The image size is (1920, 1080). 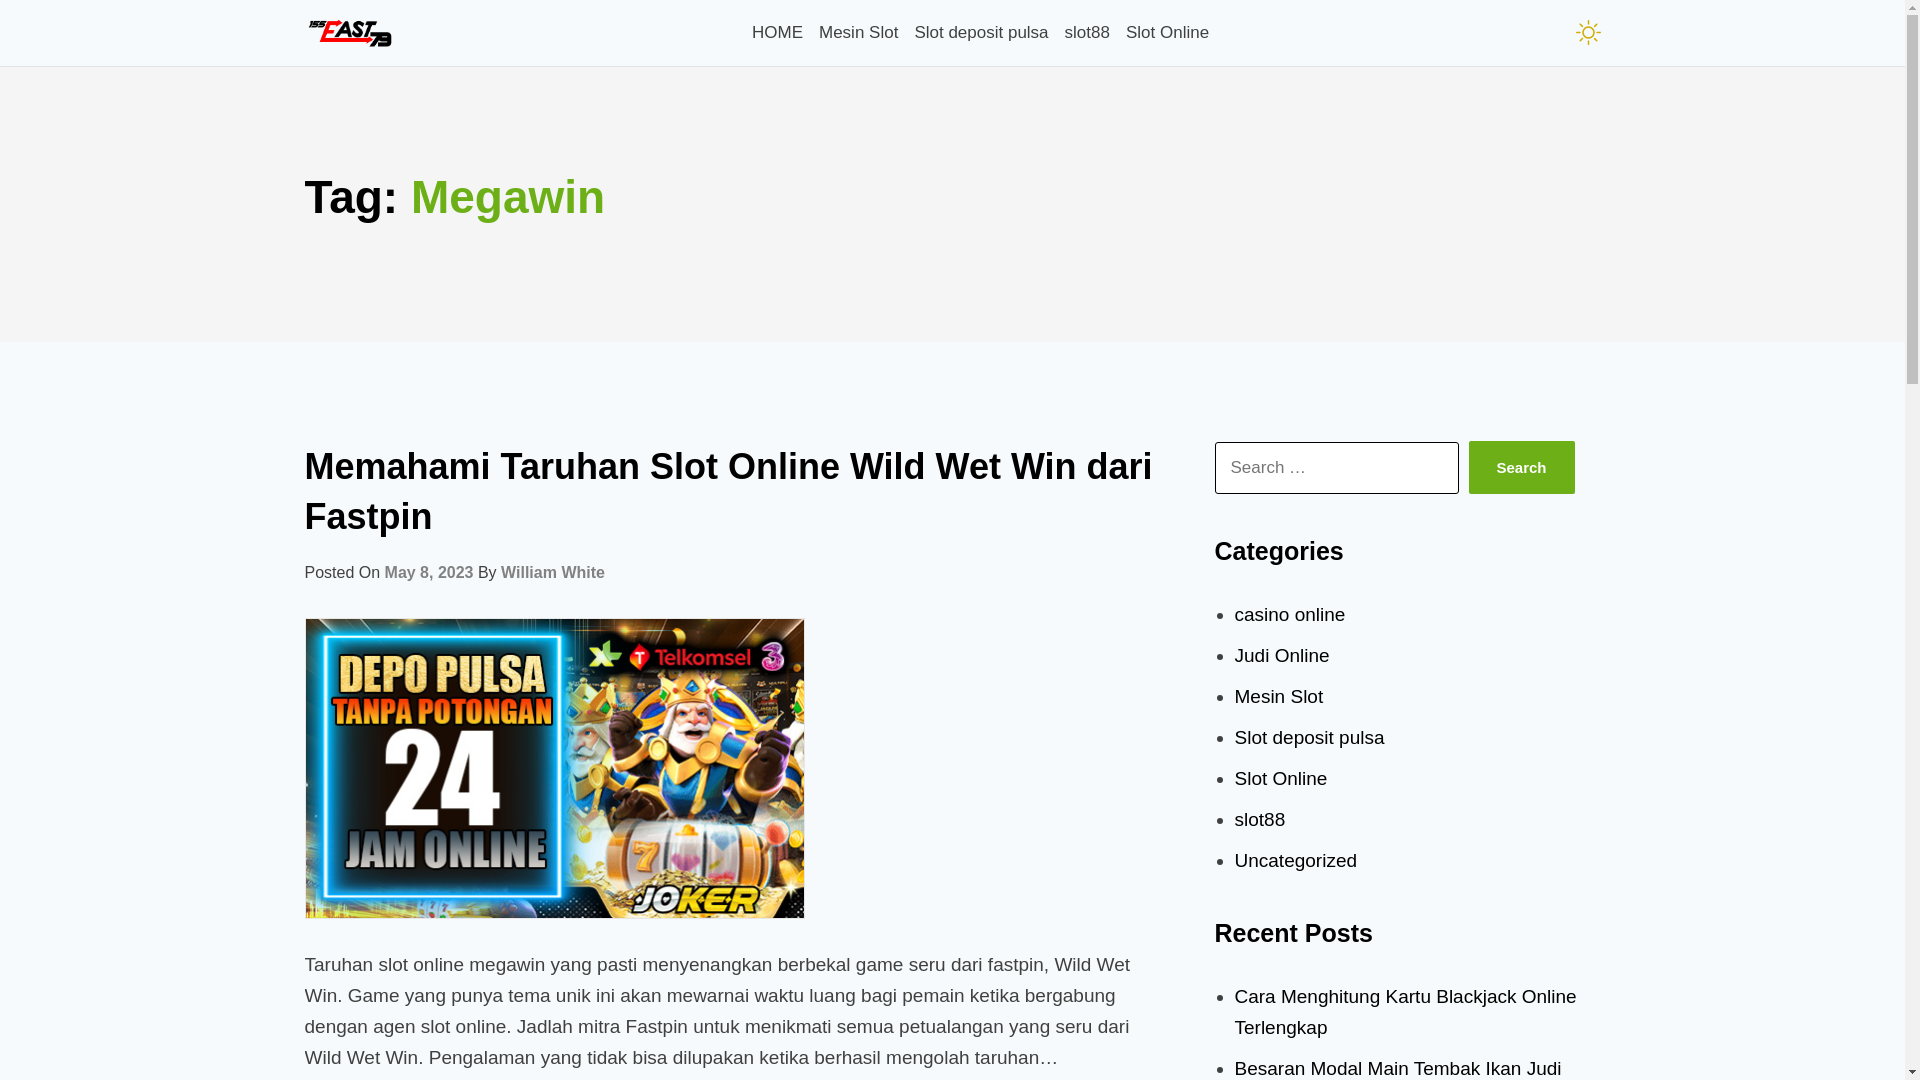 I want to click on 'Uncategorized', so click(x=1232, y=859).